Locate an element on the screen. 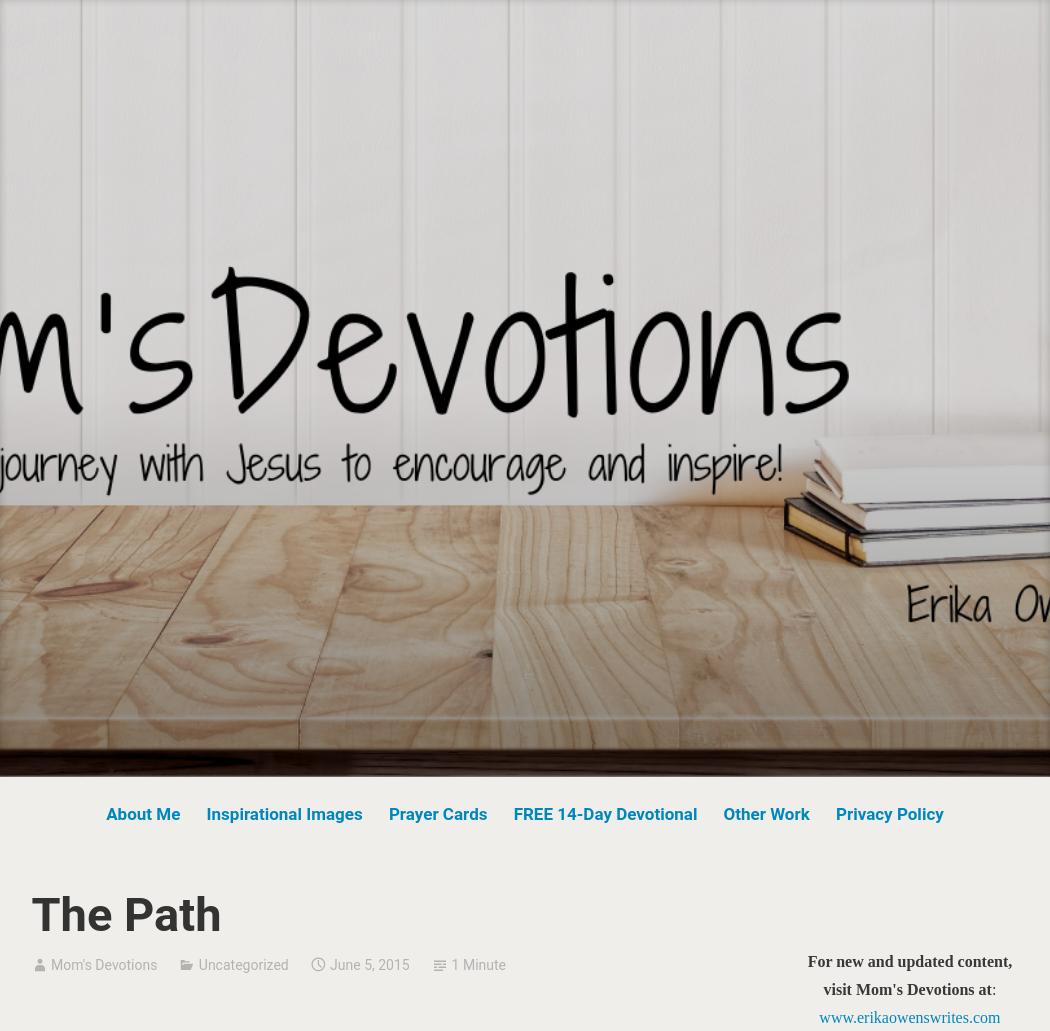  'June 5, 2015' is located at coordinates (330, 962).